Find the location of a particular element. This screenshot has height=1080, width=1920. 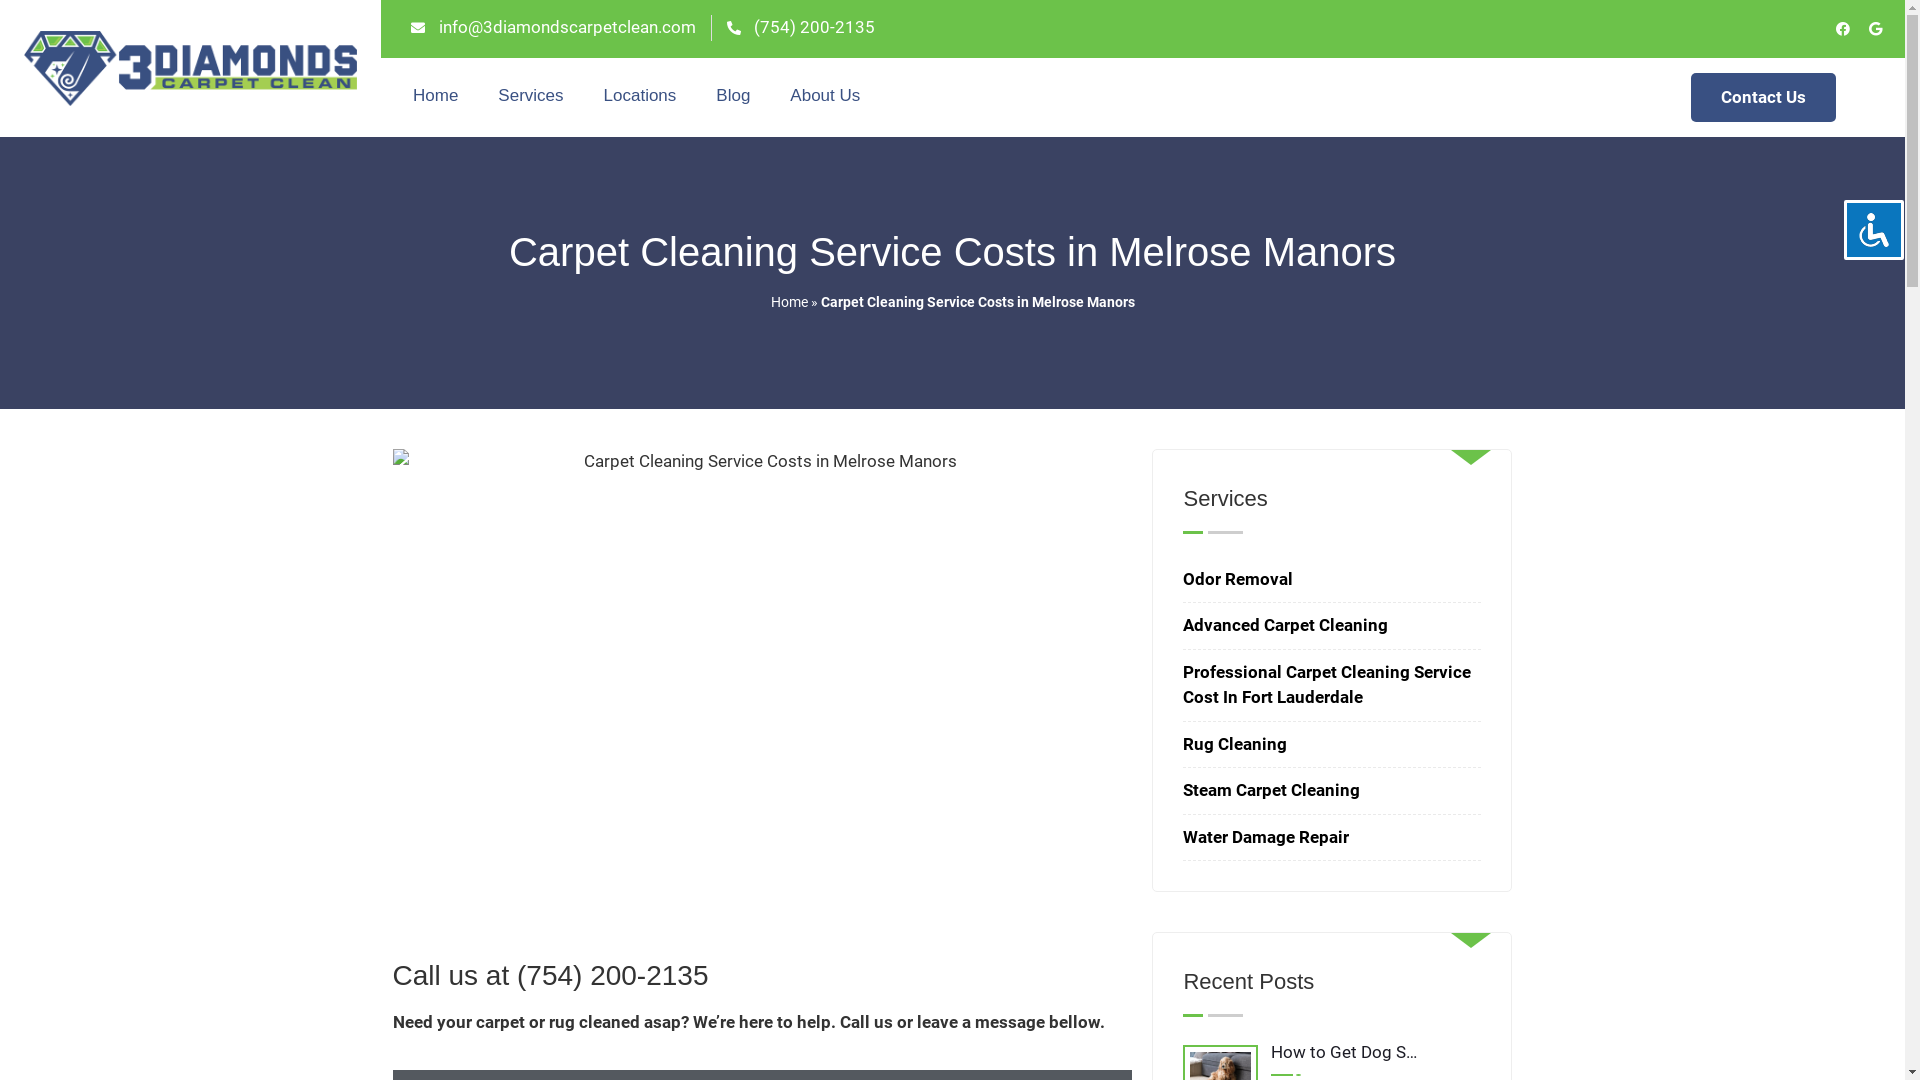

'Water Damage Repair' is located at coordinates (1265, 837).